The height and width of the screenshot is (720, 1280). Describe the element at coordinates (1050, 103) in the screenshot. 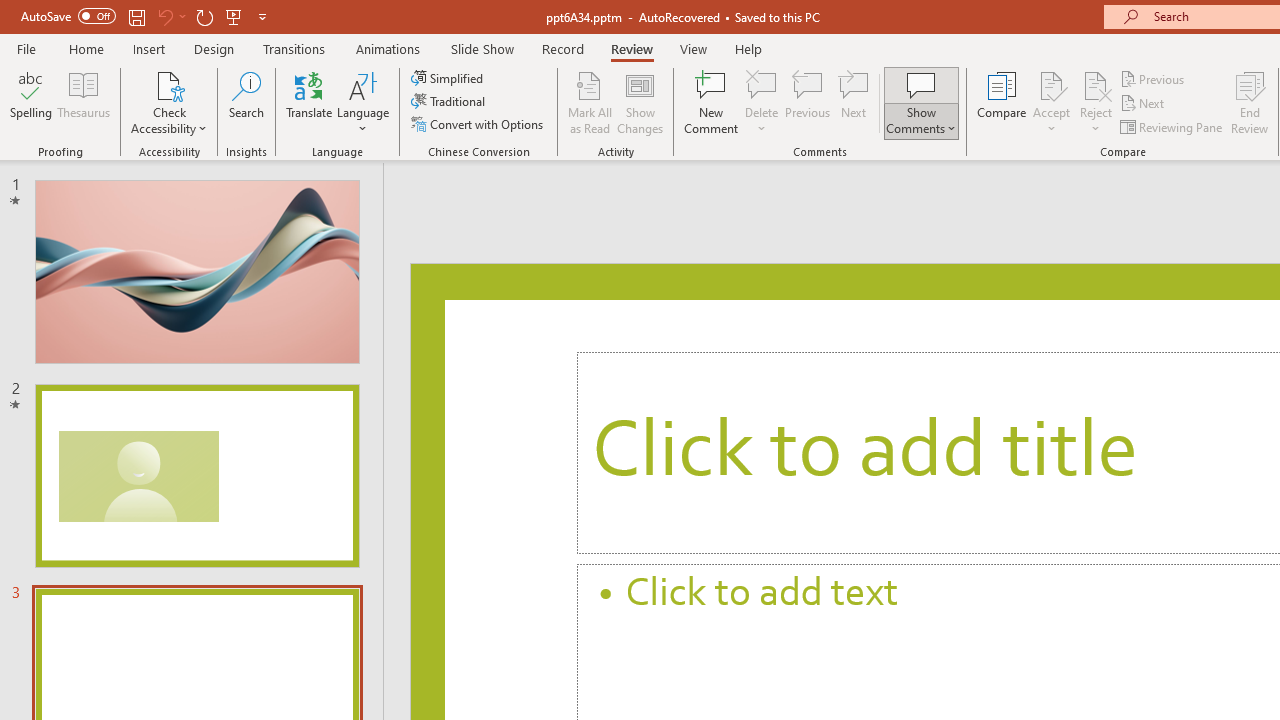

I see `'Accept'` at that location.